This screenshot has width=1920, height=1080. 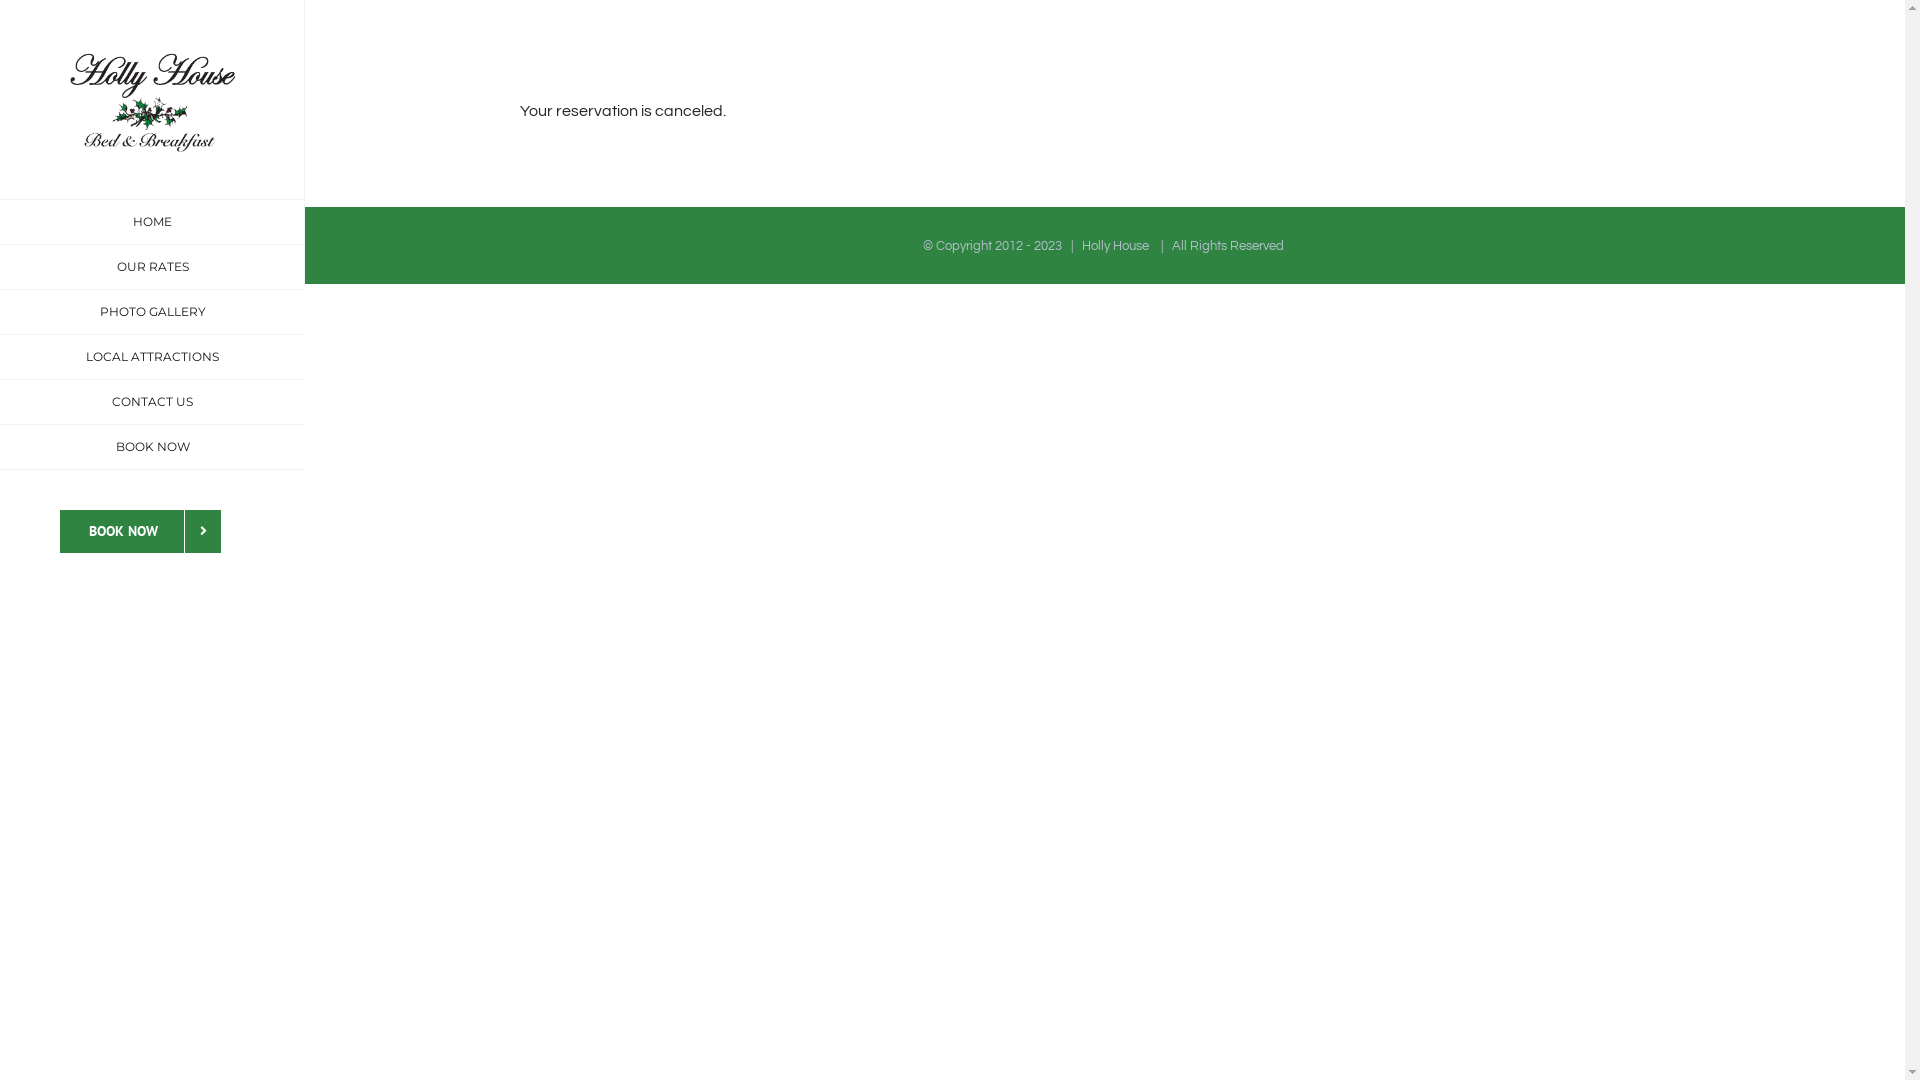 What do you see at coordinates (151, 266) in the screenshot?
I see `'OUR RATES'` at bounding box center [151, 266].